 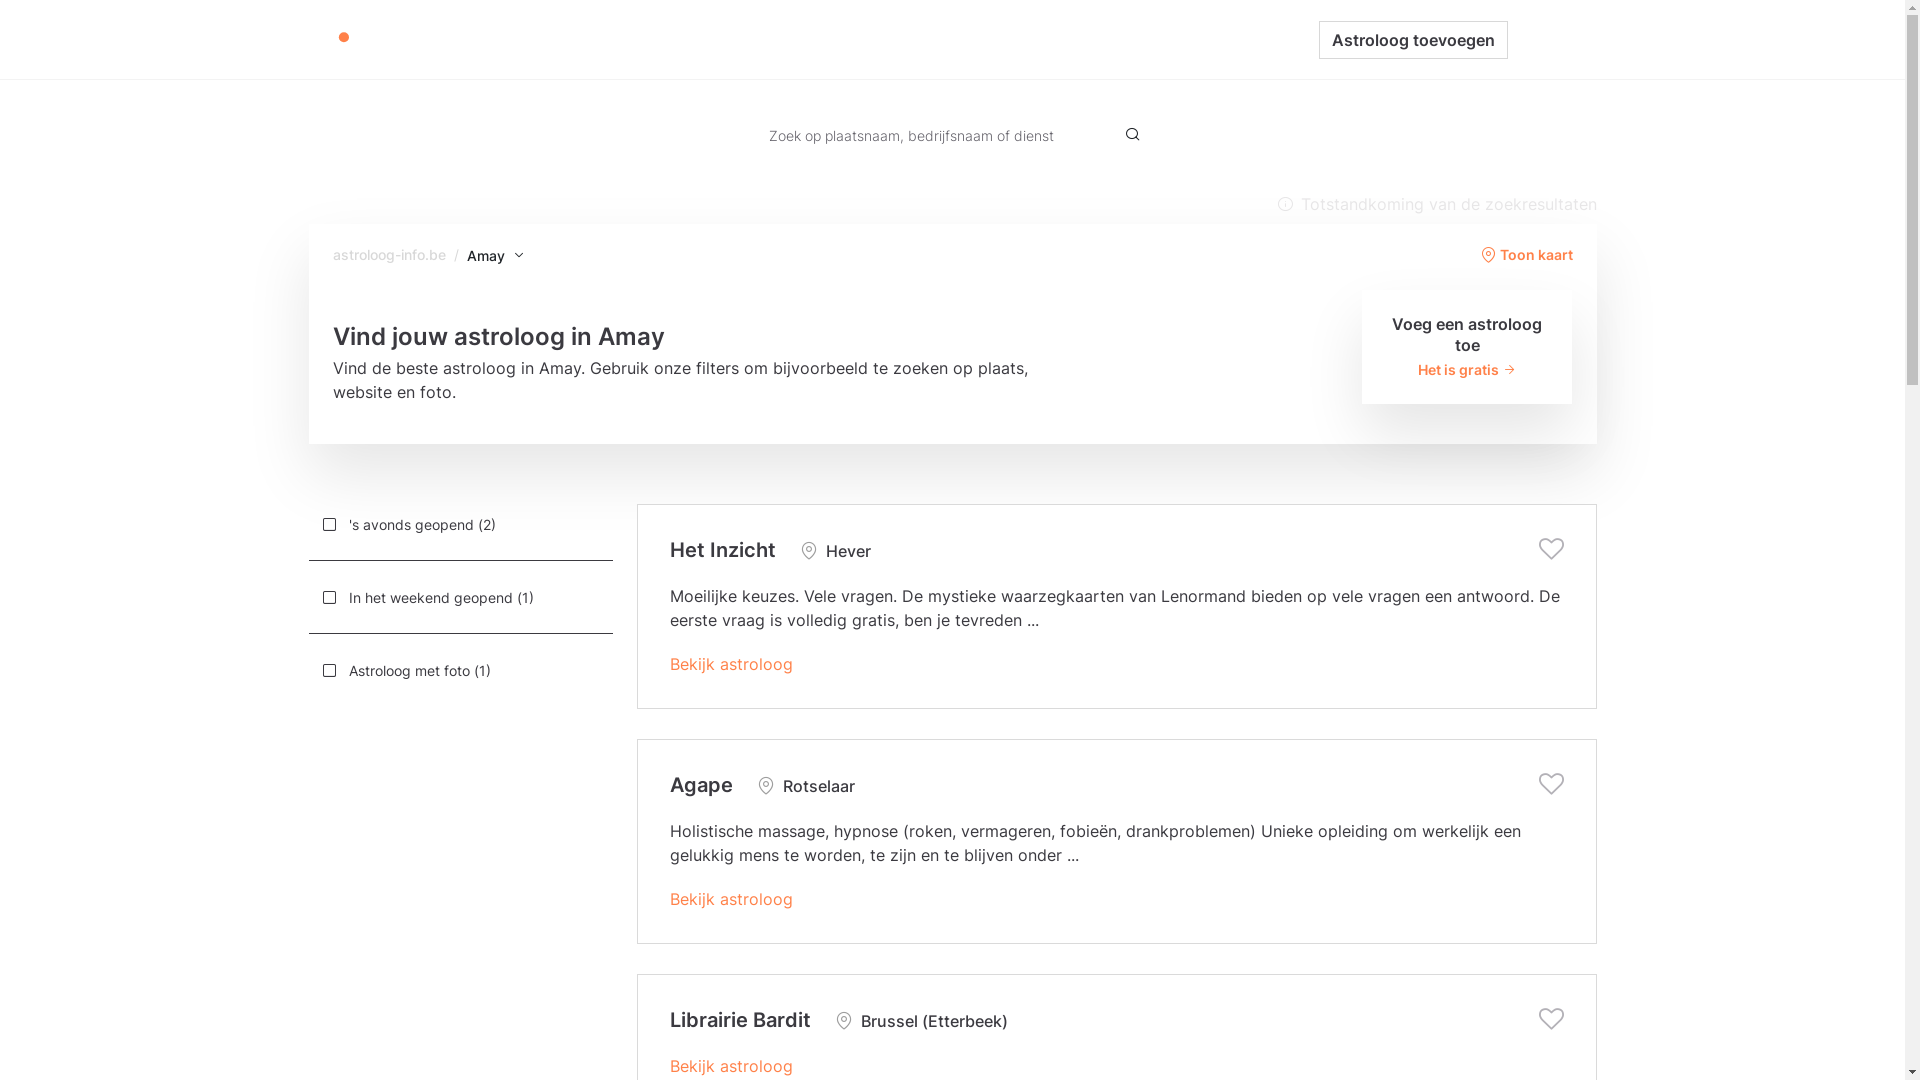 I want to click on 'Librairie Bardit', so click(x=739, y=1019).